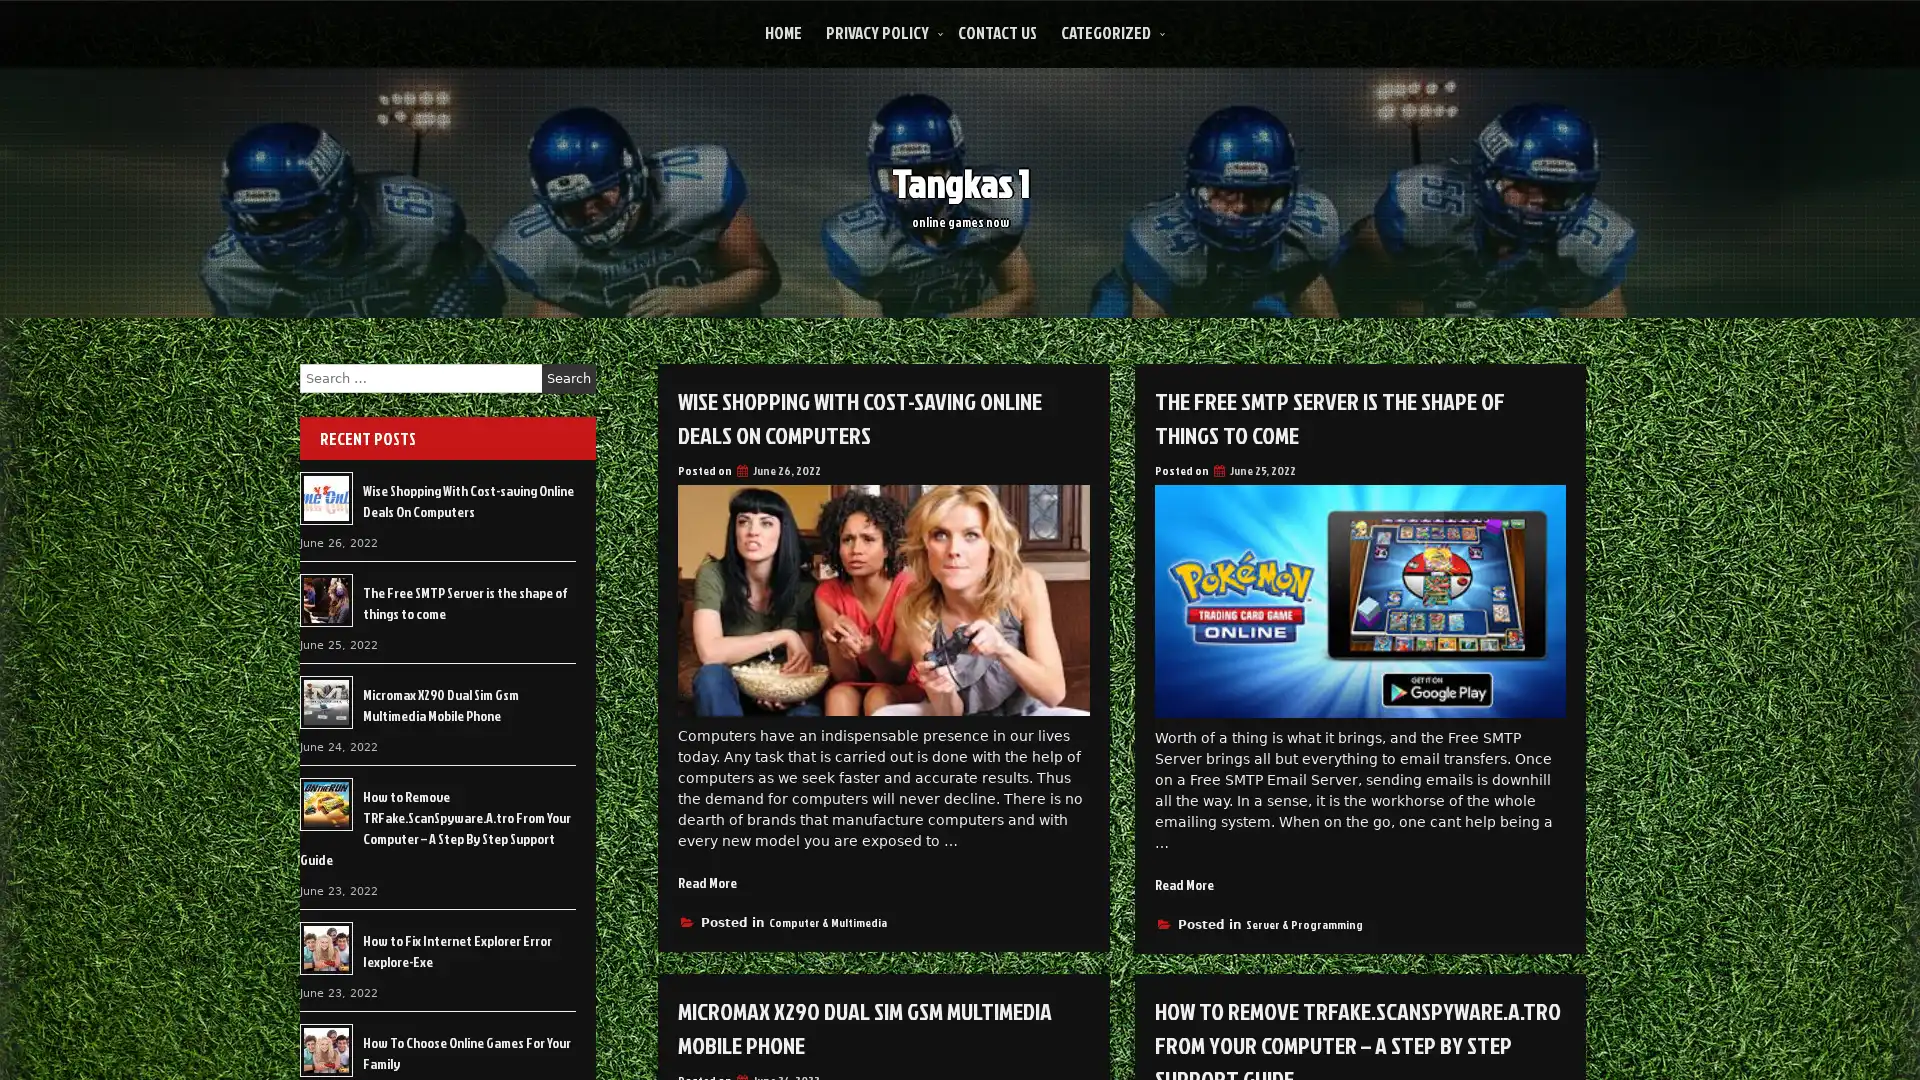 The image size is (1920, 1080). I want to click on Search, so click(568, 378).